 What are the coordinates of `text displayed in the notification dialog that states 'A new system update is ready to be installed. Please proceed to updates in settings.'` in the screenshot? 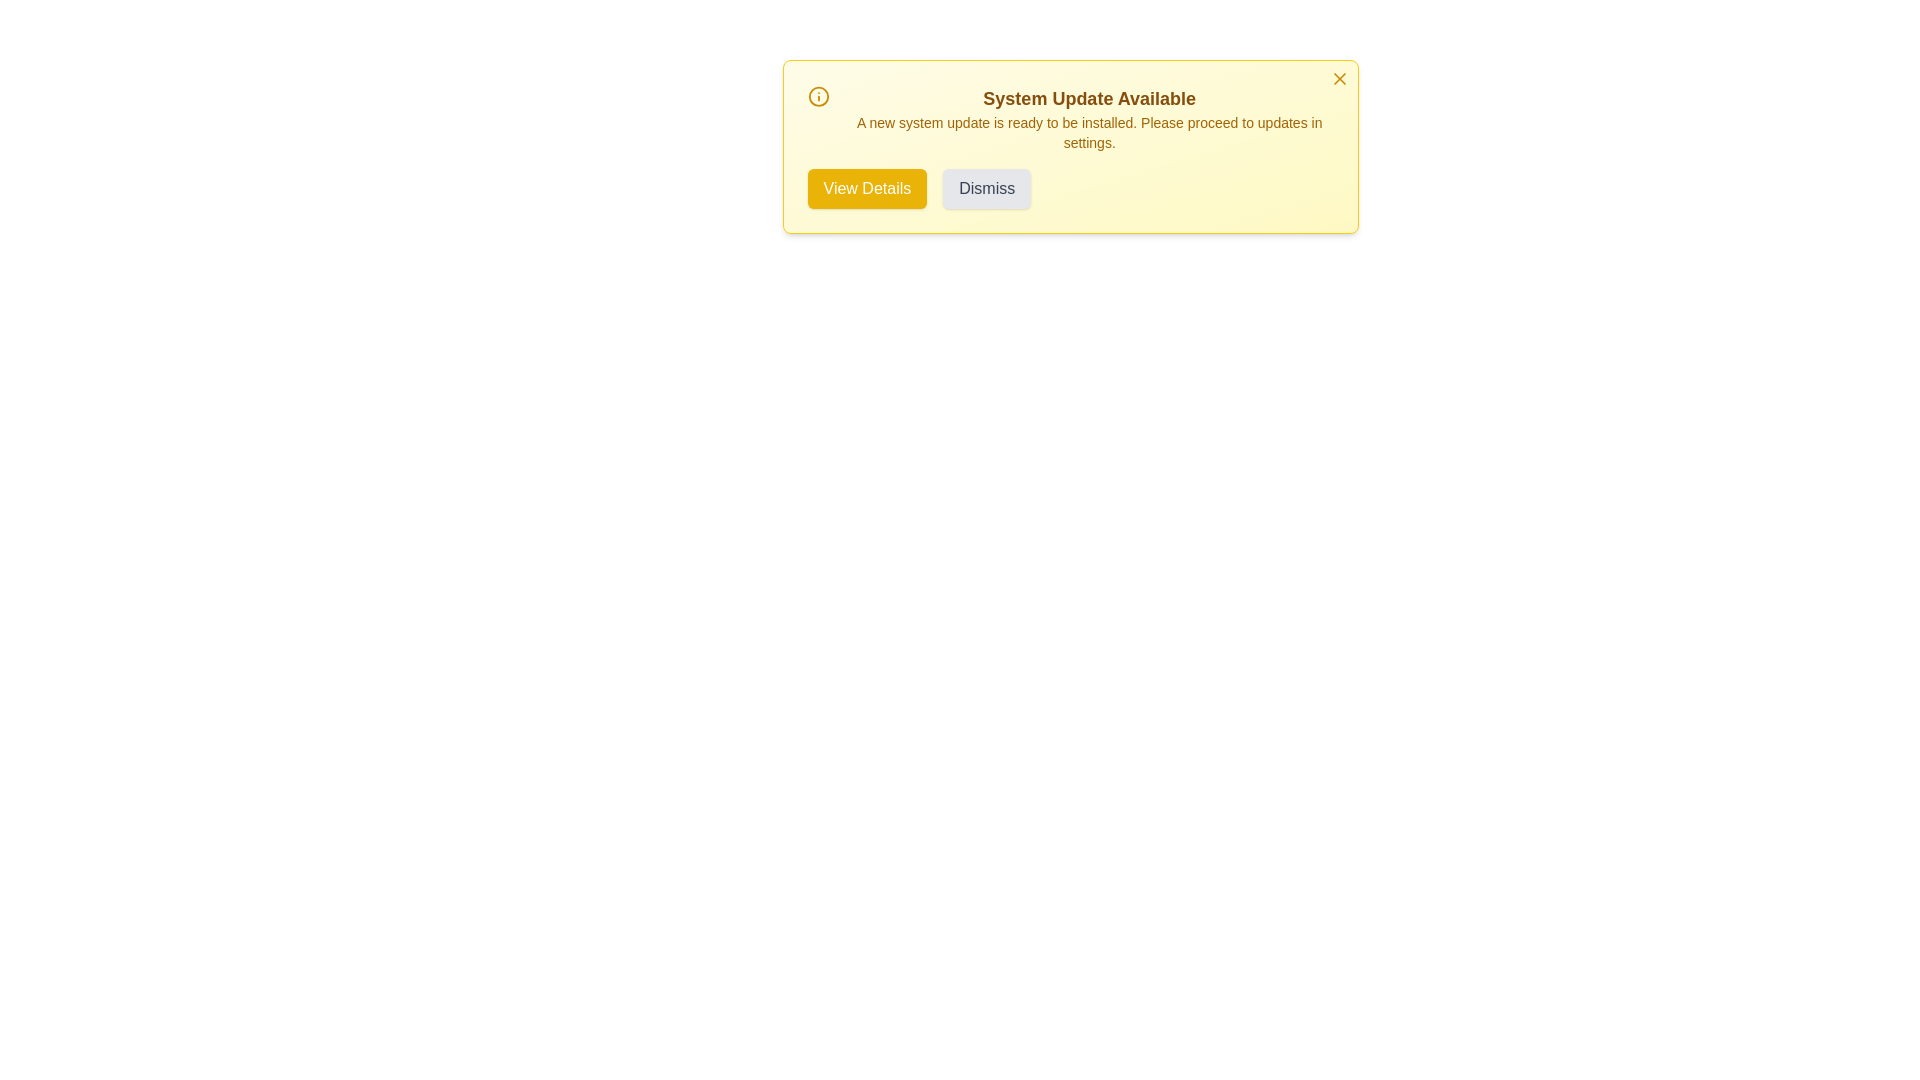 It's located at (1088, 132).